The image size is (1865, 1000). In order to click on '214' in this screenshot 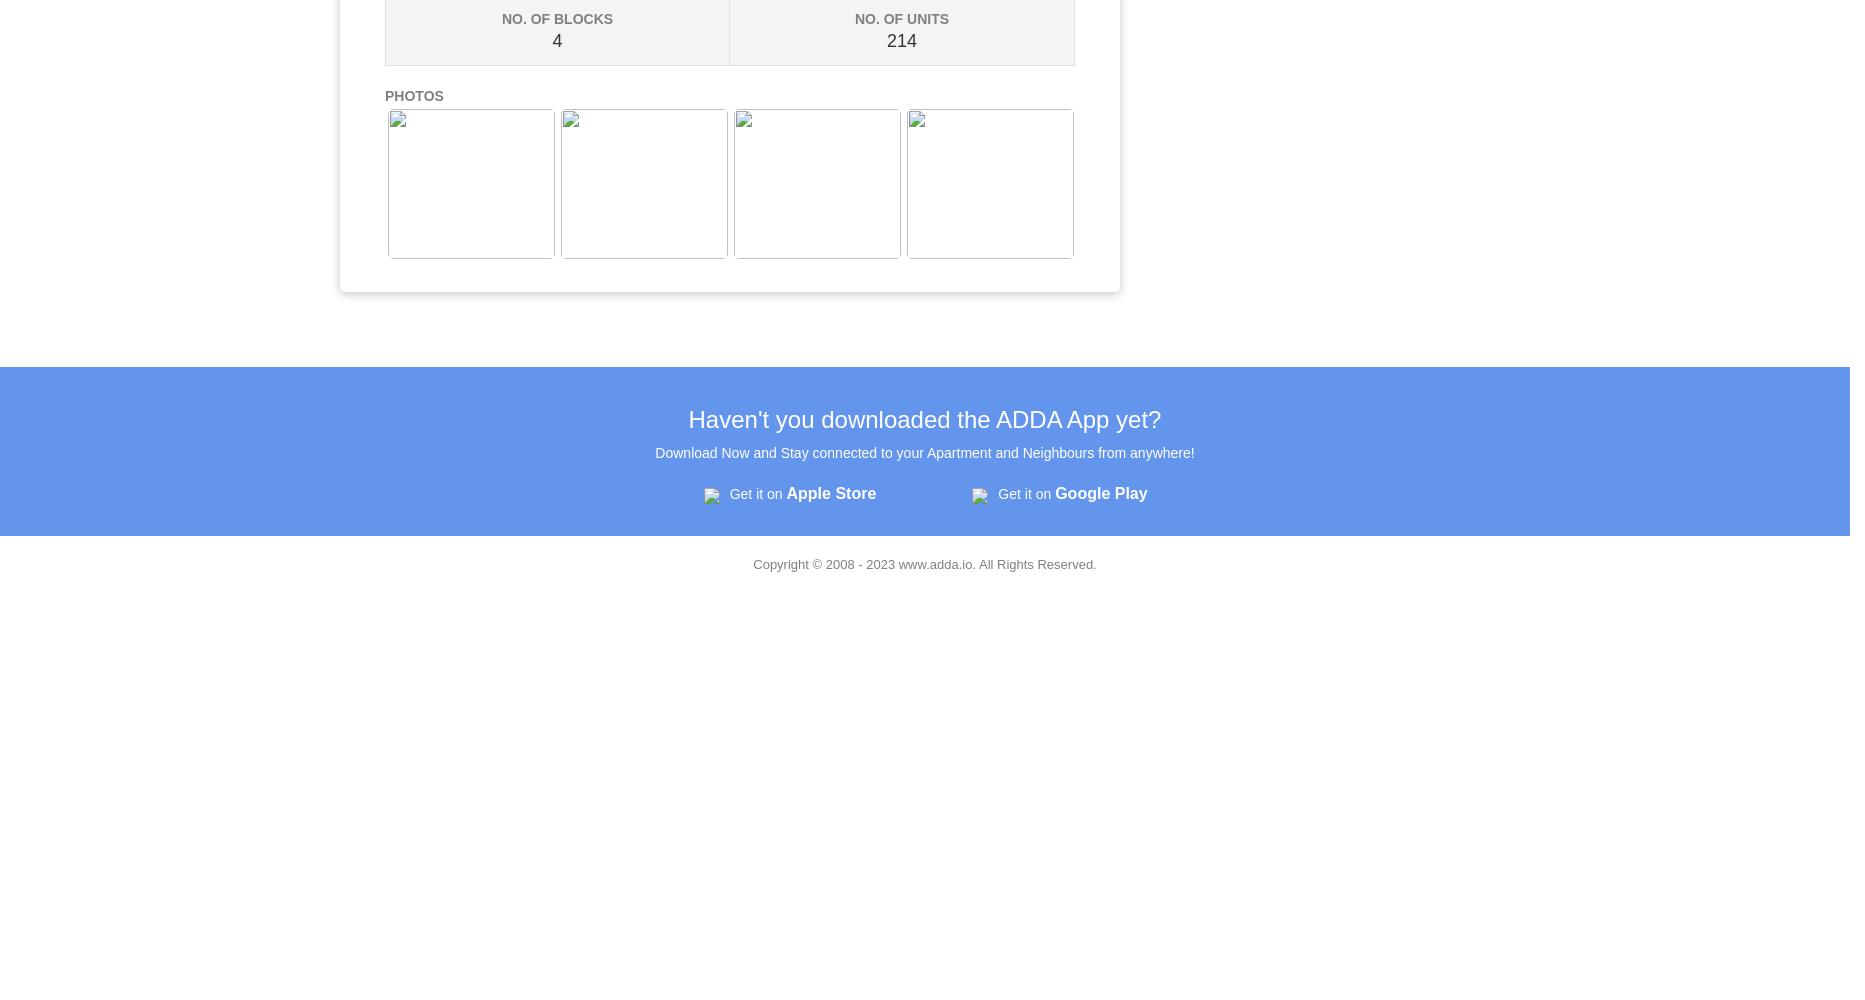, I will do `click(901, 41)`.